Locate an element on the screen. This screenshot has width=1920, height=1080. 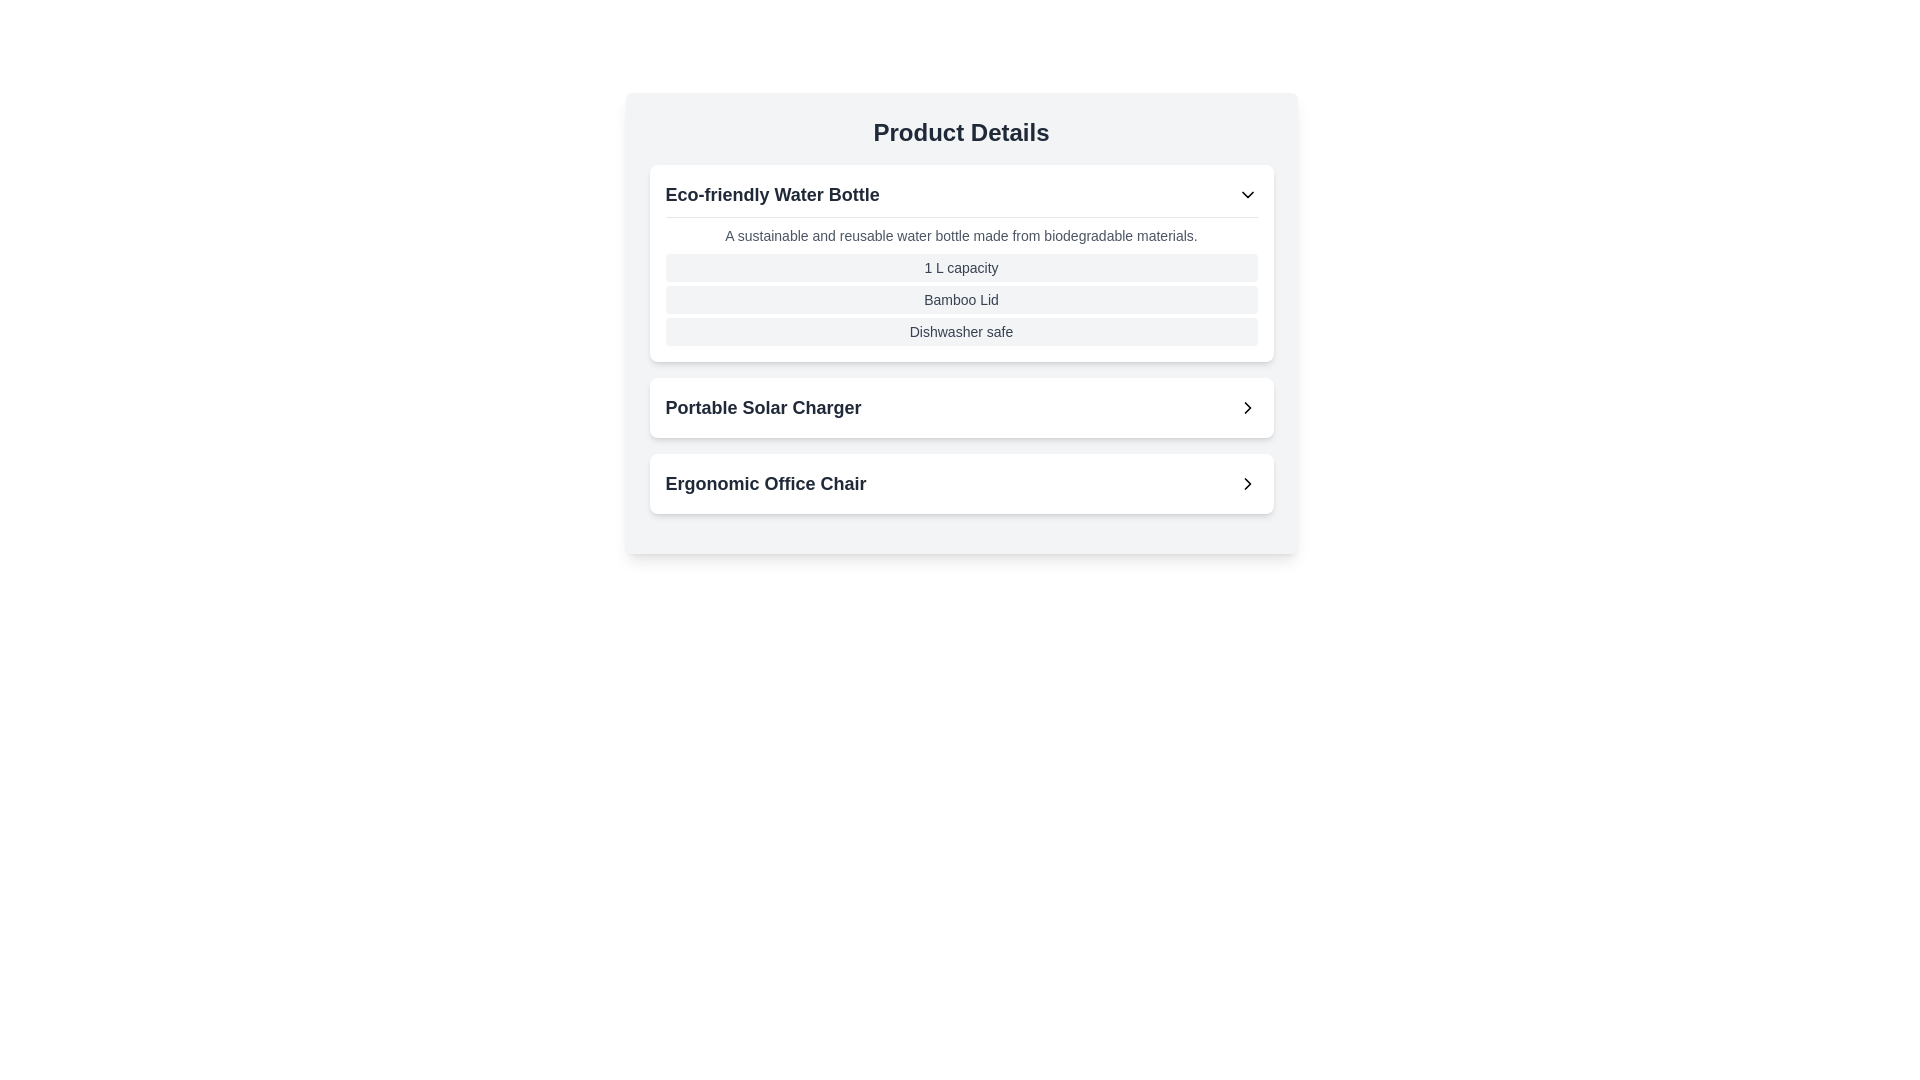
the rightward-pointing chevron-shaped arrow adjacent to the 'Portable Solar Charger' label is located at coordinates (1246, 407).